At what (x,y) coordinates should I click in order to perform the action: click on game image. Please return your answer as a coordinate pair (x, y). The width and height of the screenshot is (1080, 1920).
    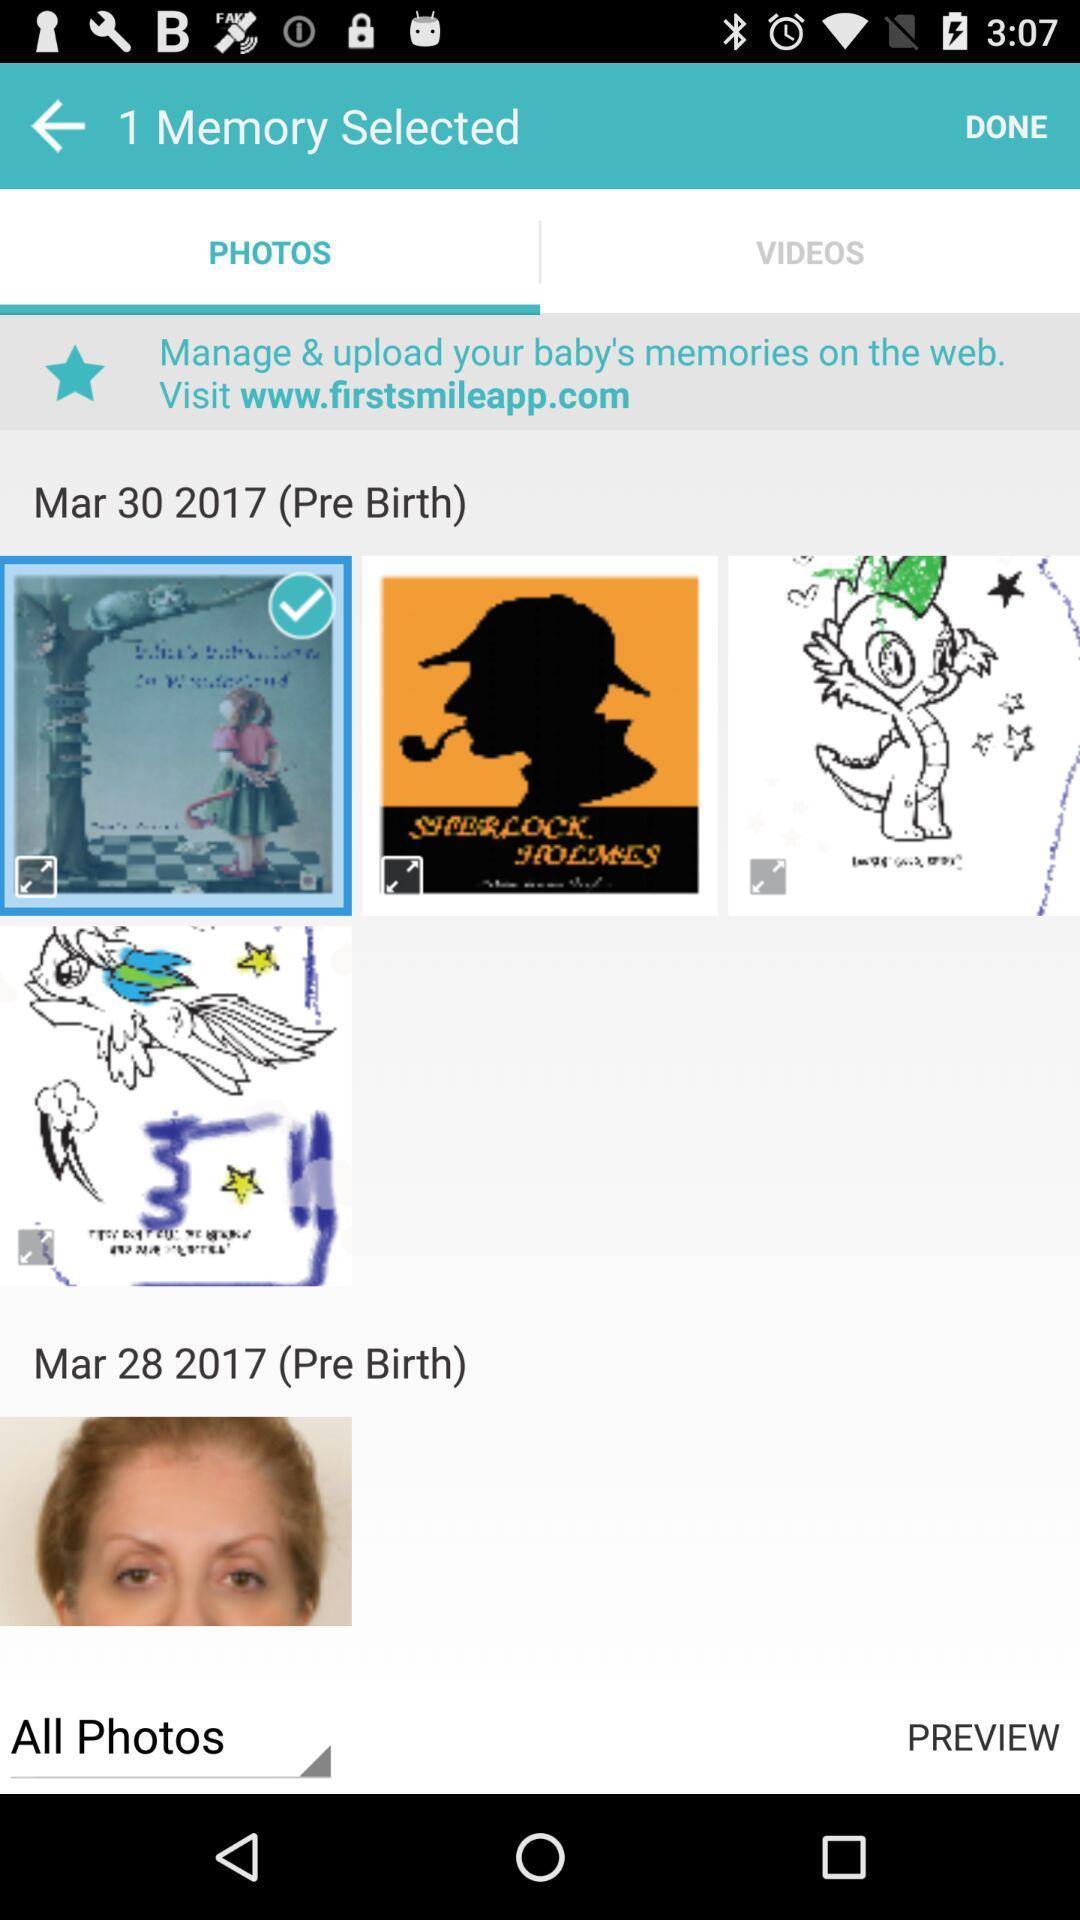
    Looking at the image, I should click on (174, 734).